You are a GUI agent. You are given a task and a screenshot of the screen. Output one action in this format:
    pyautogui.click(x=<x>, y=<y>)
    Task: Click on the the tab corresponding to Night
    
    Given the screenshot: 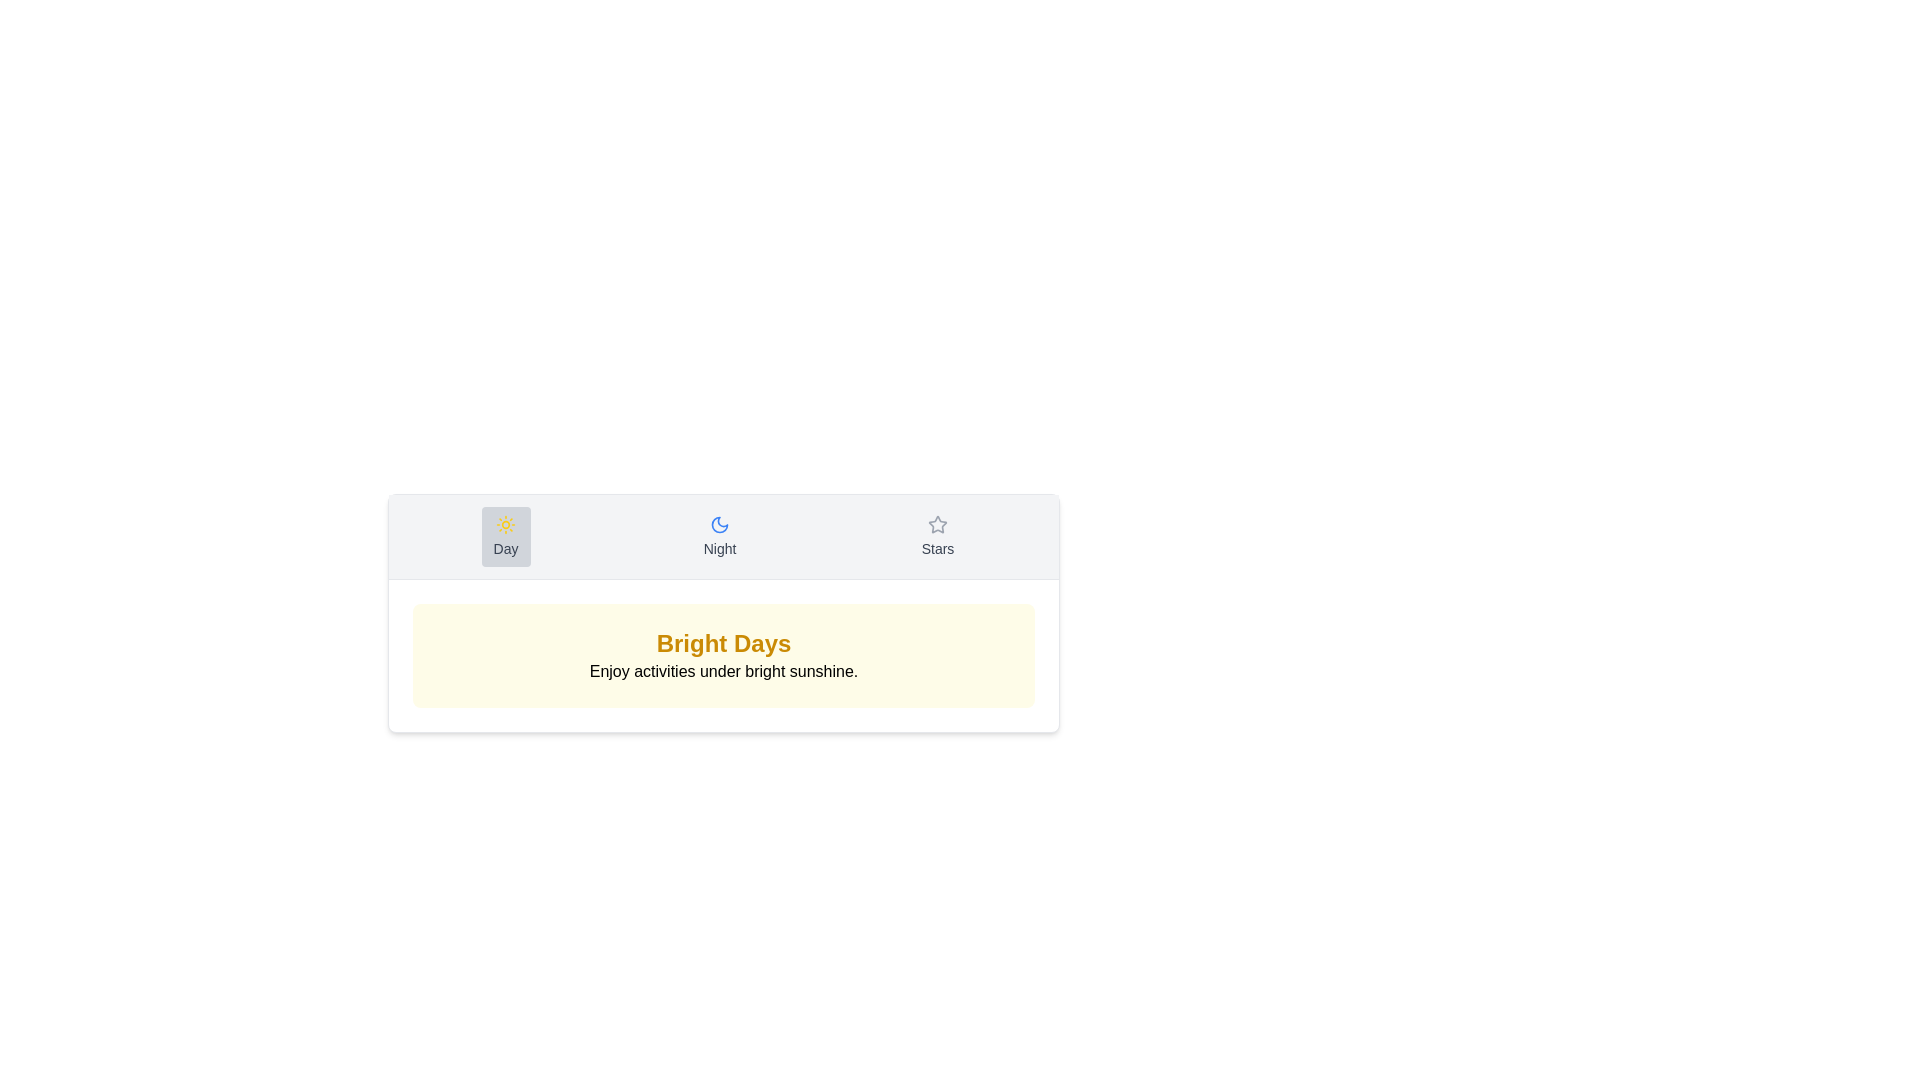 What is the action you would take?
    pyautogui.click(x=720, y=535)
    